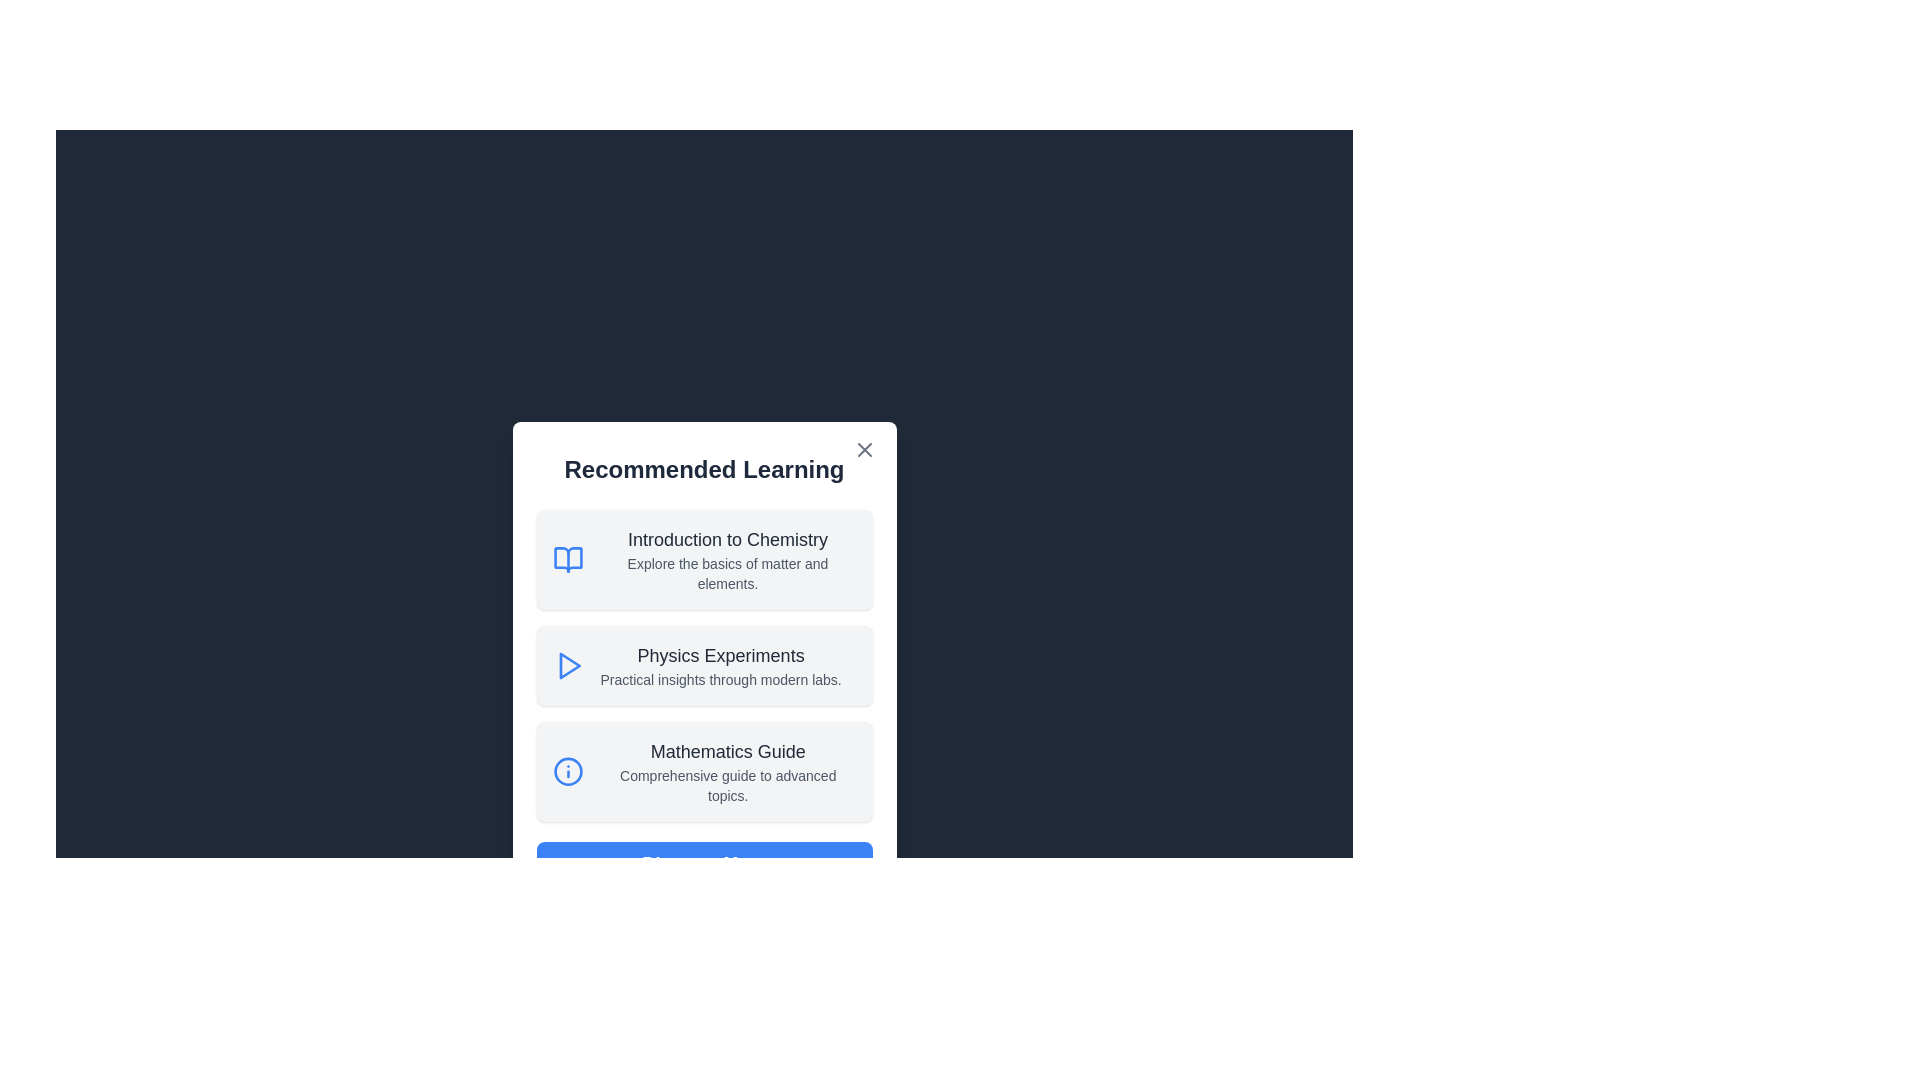 The image size is (1920, 1080). Describe the element at coordinates (727, 770) in the screenshot. I see `text from the 'Mathematics Guide' block, which is styled in dark gray and bold, containing a description in lighter gray below it, located in the 'Recommended Learning' modal` at that location.